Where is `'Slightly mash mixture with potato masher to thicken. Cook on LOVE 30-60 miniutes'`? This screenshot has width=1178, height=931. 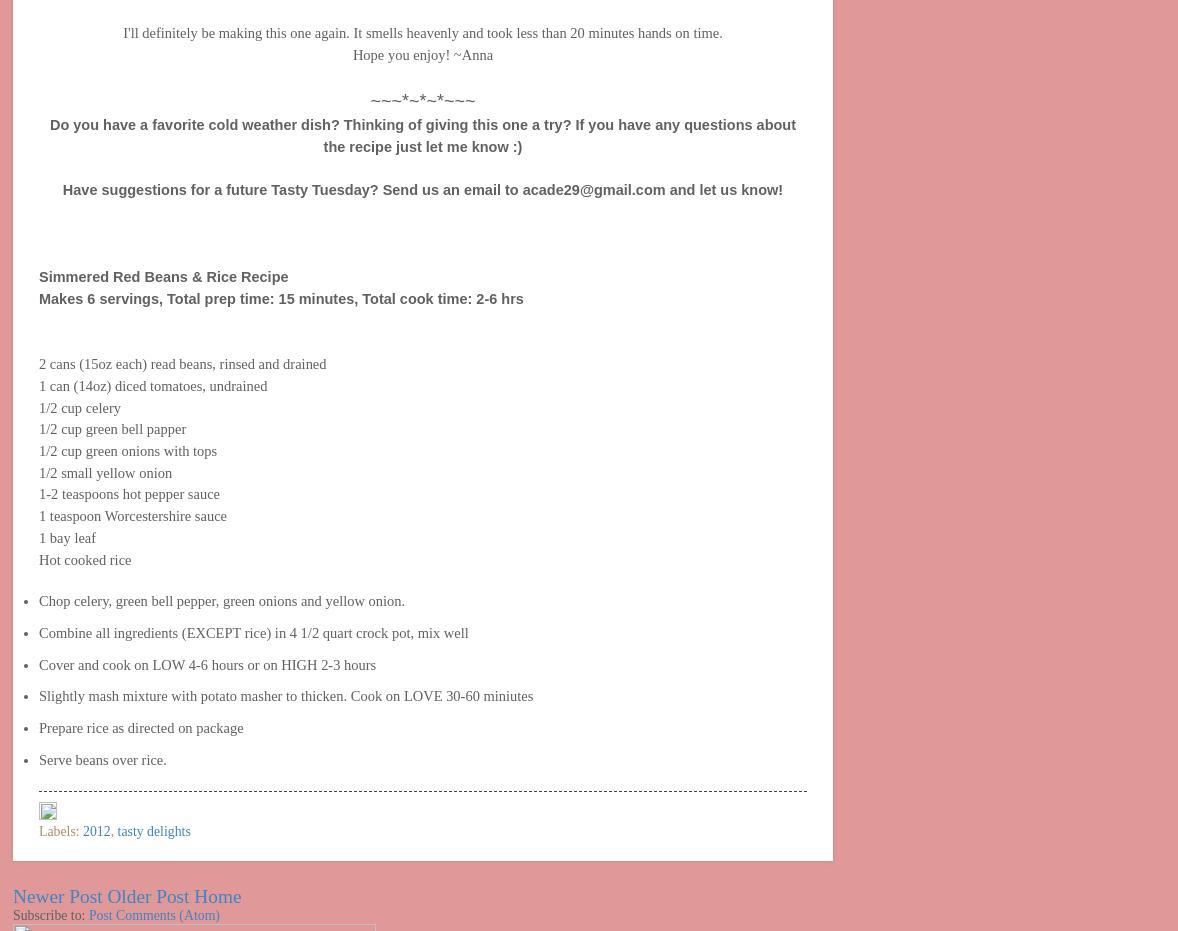 'Slightly mash mixture with potato masher to thicken. Cook on LOVE 30-60 miniutes' is located at coordinates (285, 695).